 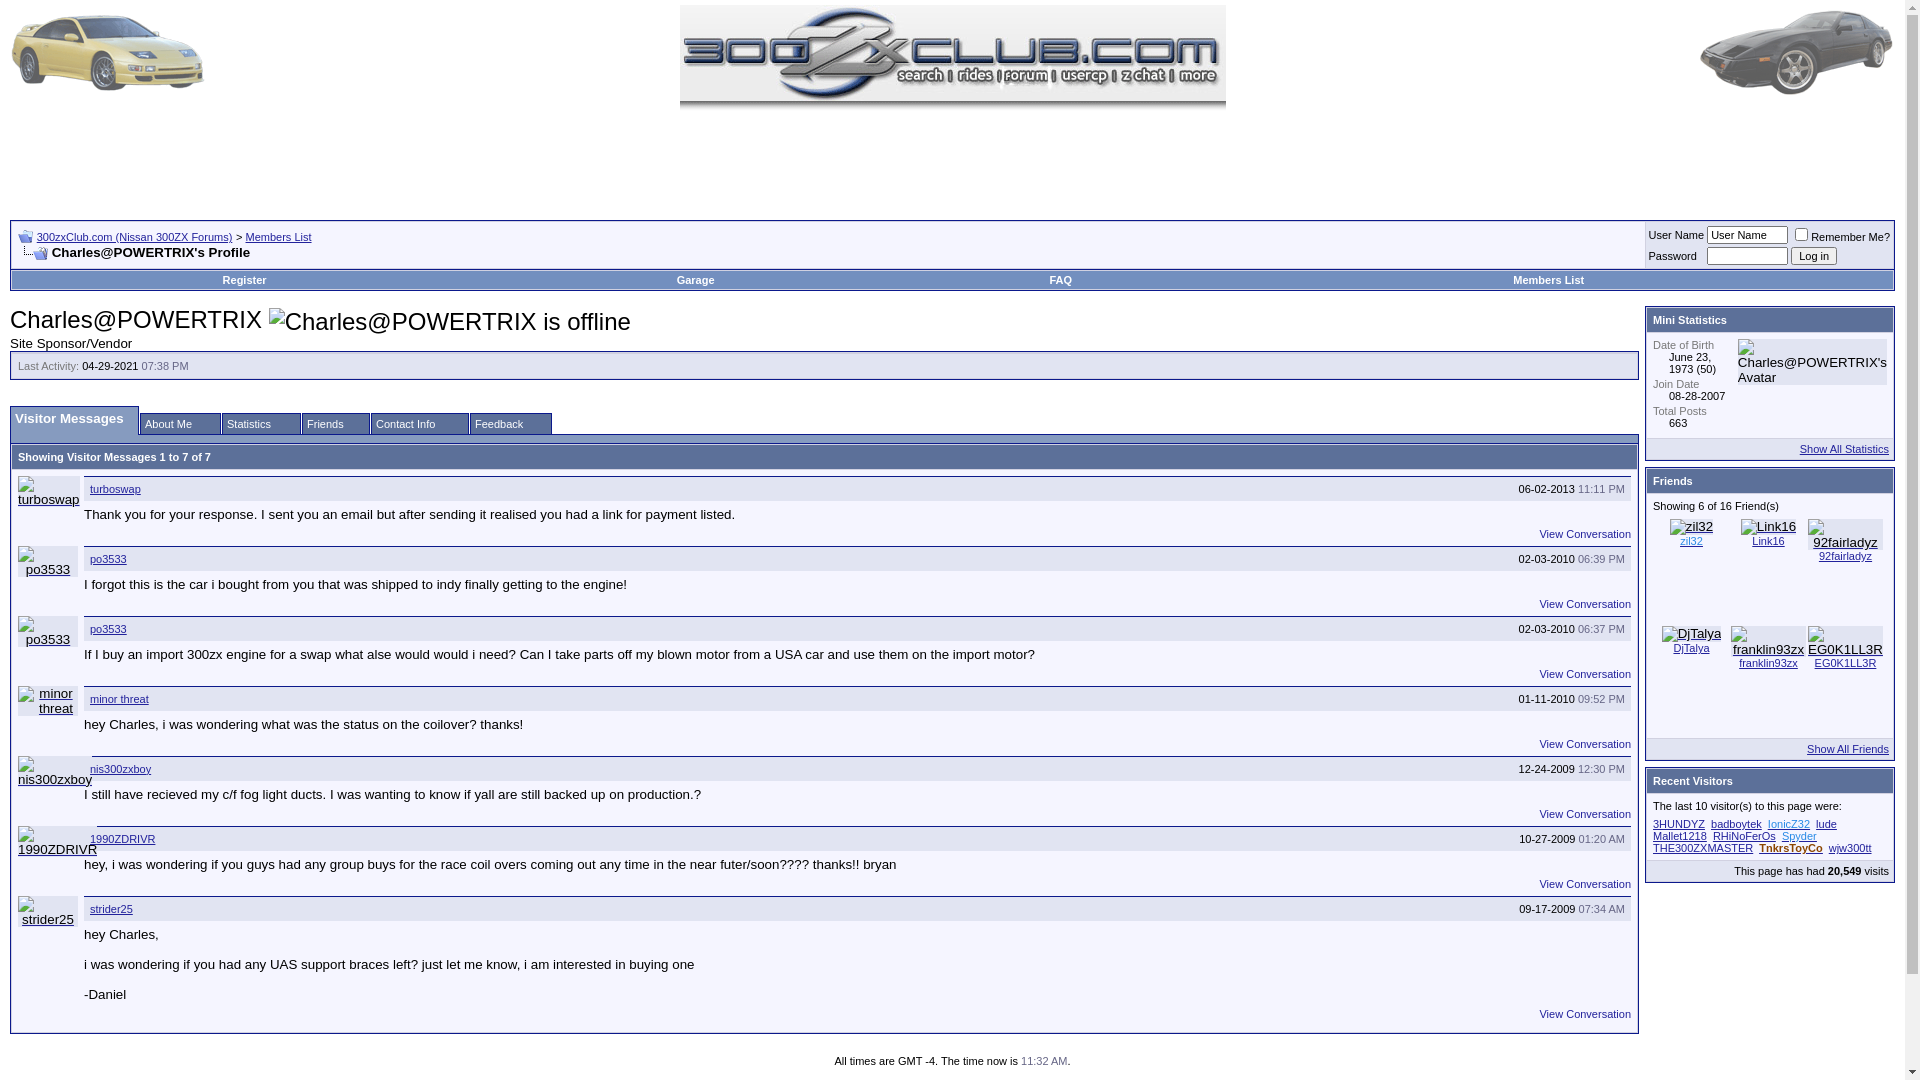 I want to click on 'zil32', so click(x=1690, y=540).